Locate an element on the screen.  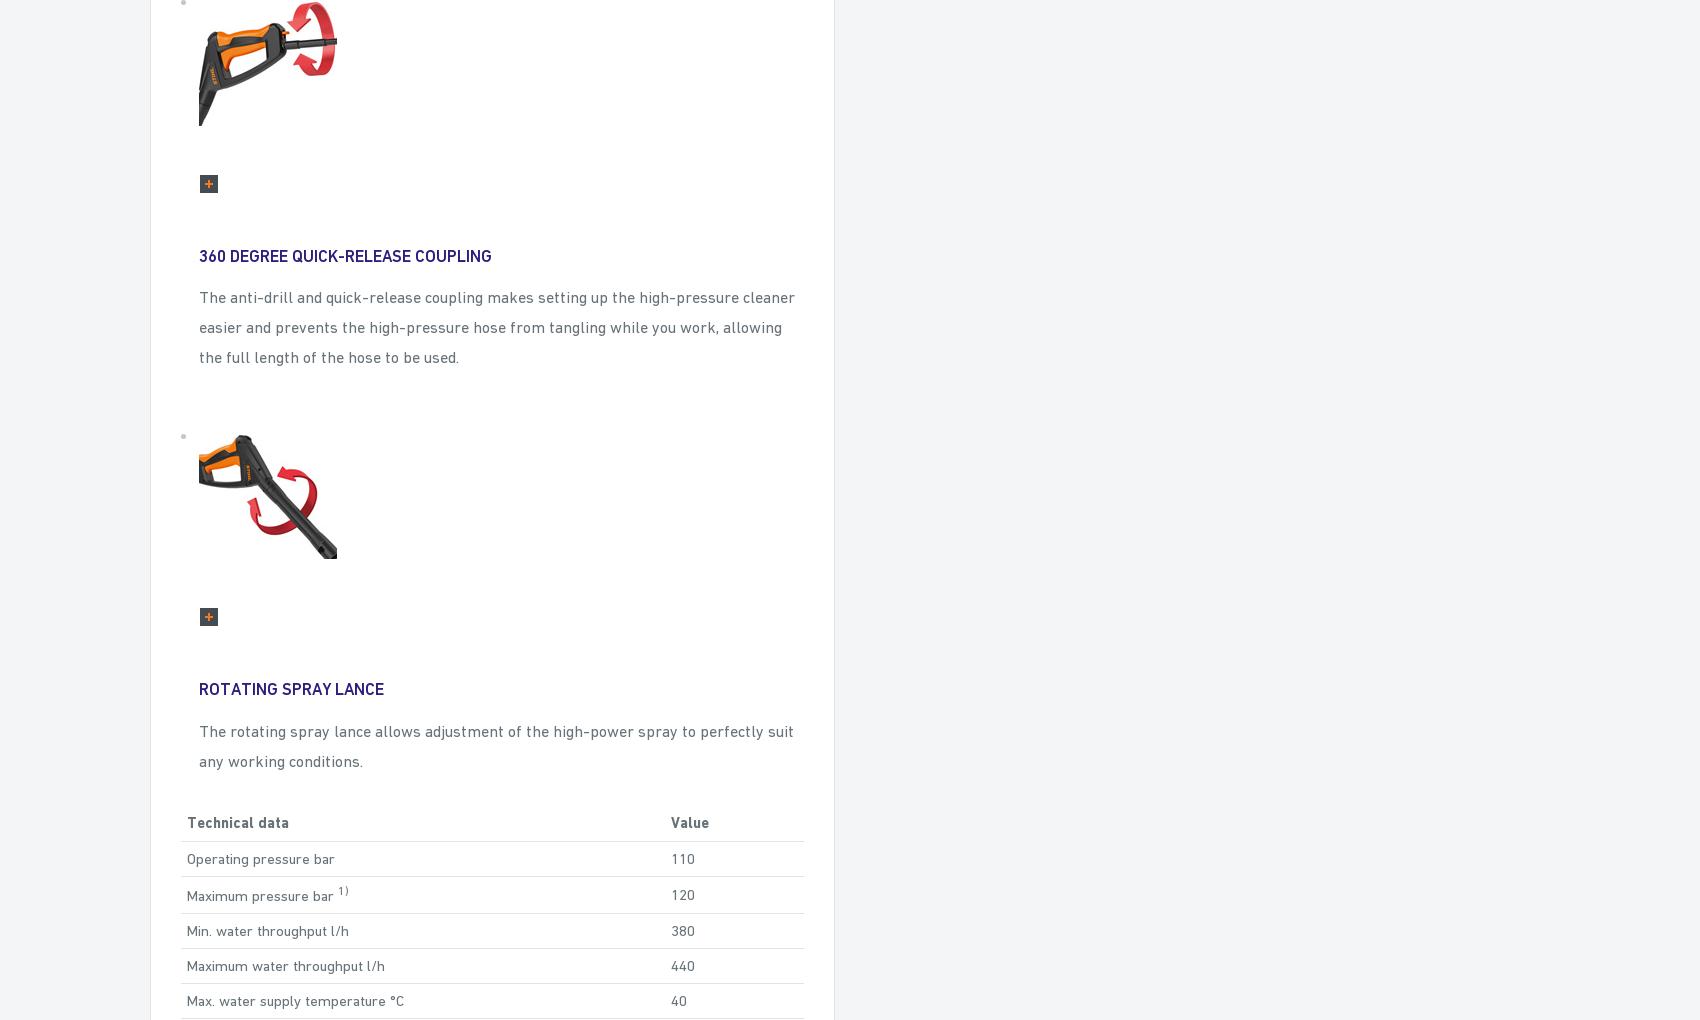
'1)' is located at coordinates (336, 888).